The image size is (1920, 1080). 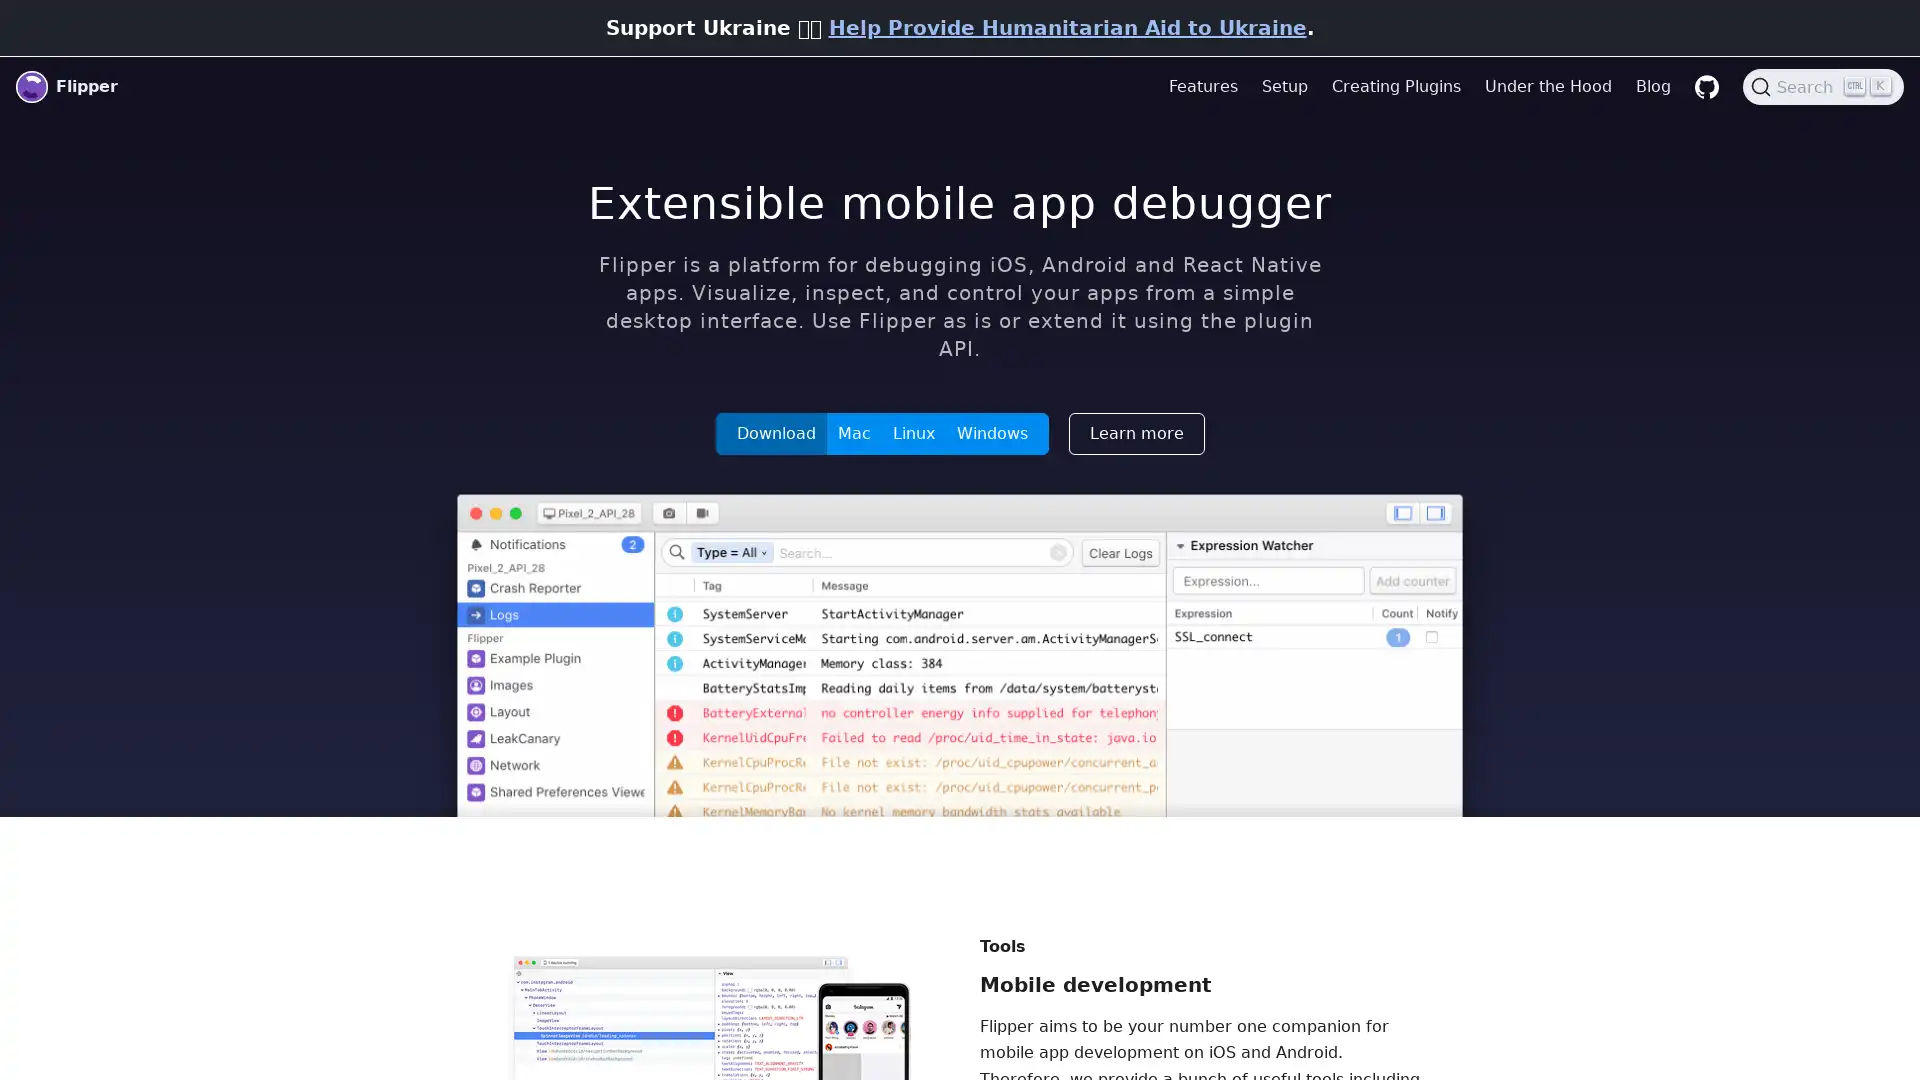 I want to click on Search, so click(x=1823, y=86).